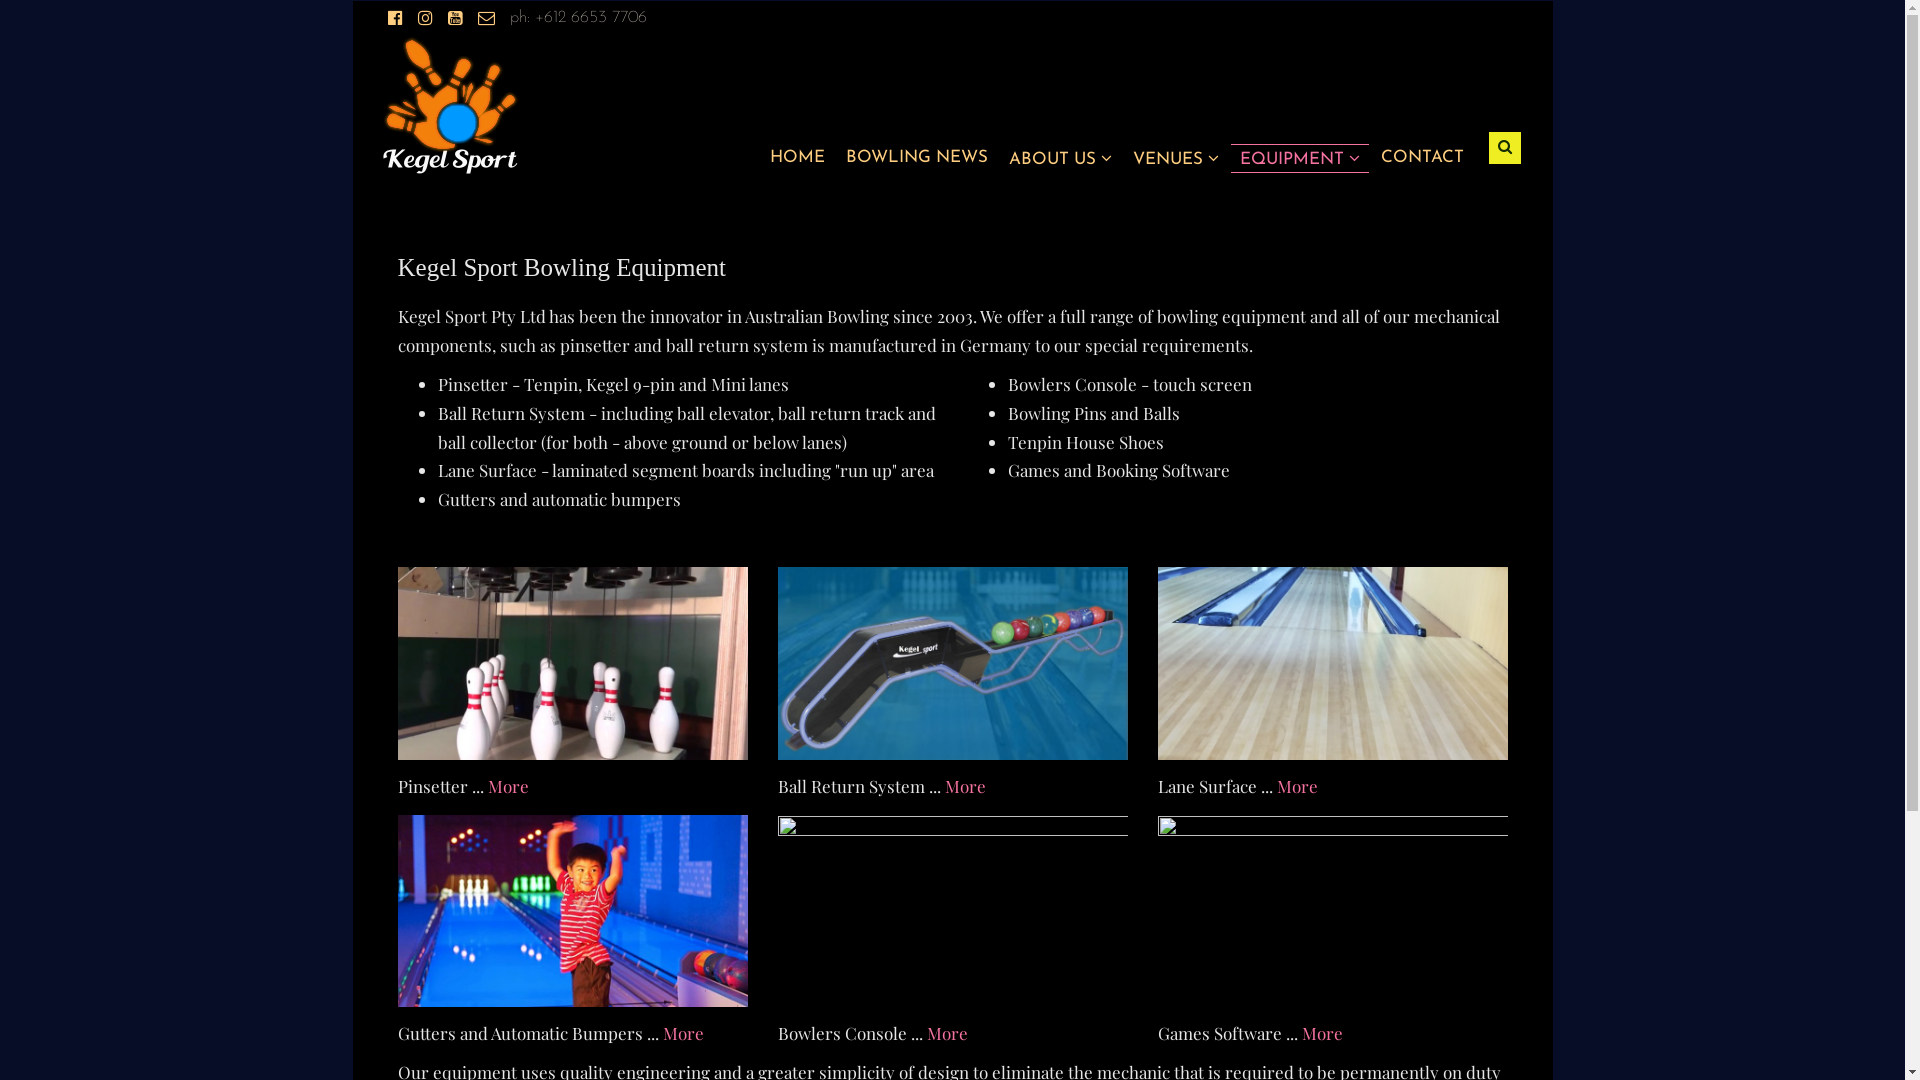 Image resolution: width=1920 pixels, height=1080 pixels. What do you see at coordinates (1296, 785) in the screenshot?
I see `'More'` at bounding box center [1296, 785].